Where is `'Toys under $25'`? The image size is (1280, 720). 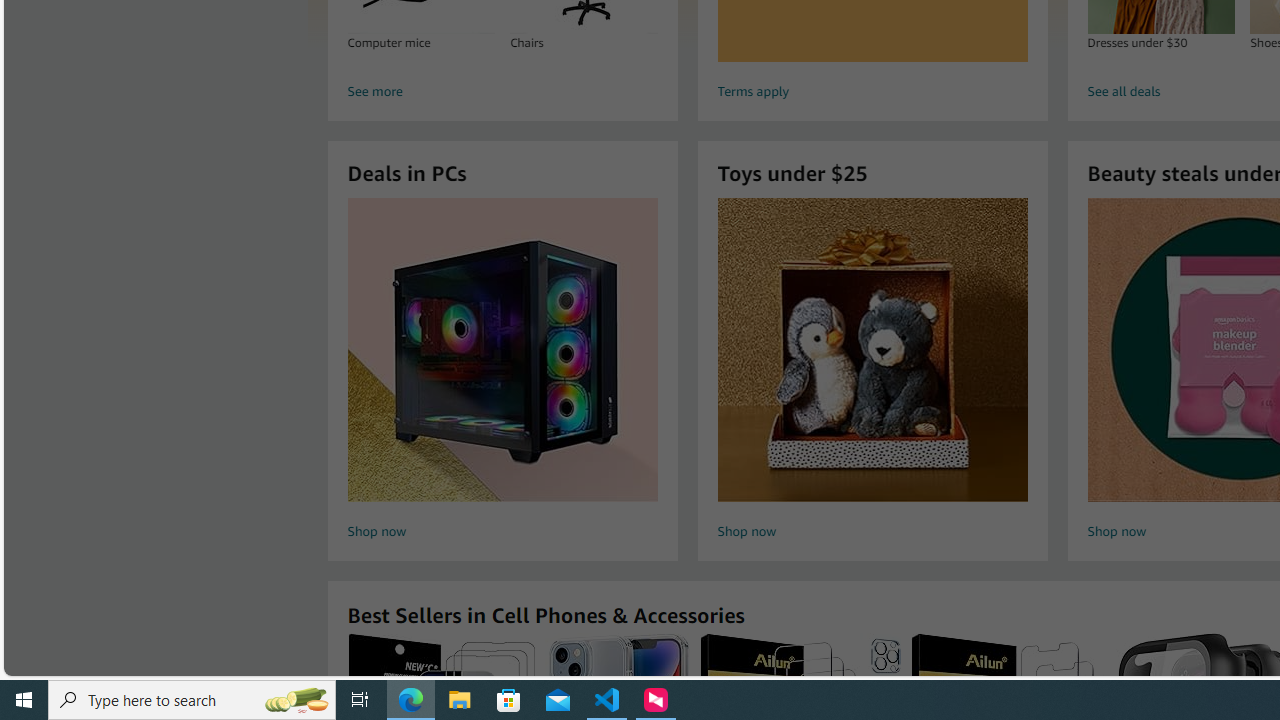
'Toys under $25' is located at coordinates (872, 348).